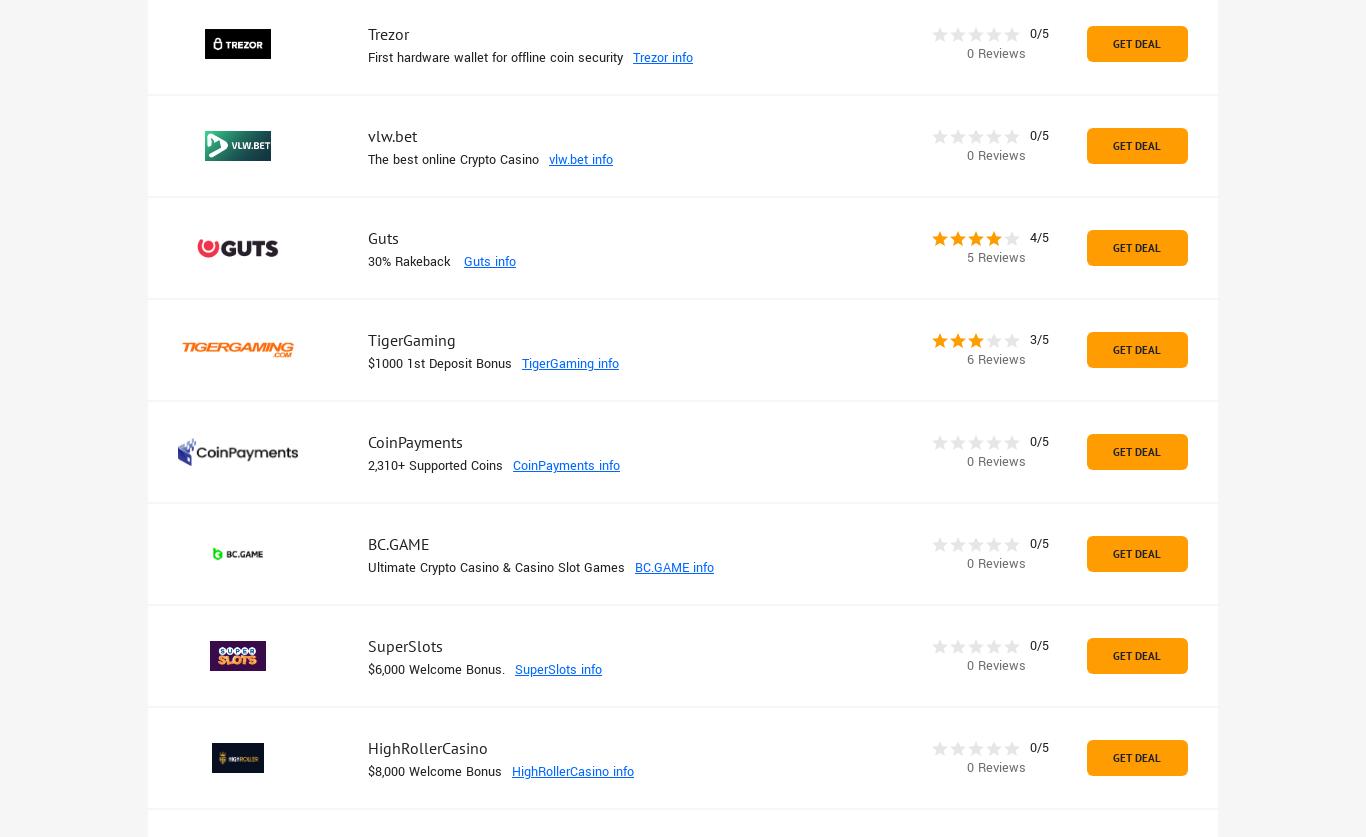 The image size is (1366, 837). Describe the element at coordinates (367, 567) in the screenshot. I see `'Ultimate Crypto Casino & Casino Slot Games'` at that location.